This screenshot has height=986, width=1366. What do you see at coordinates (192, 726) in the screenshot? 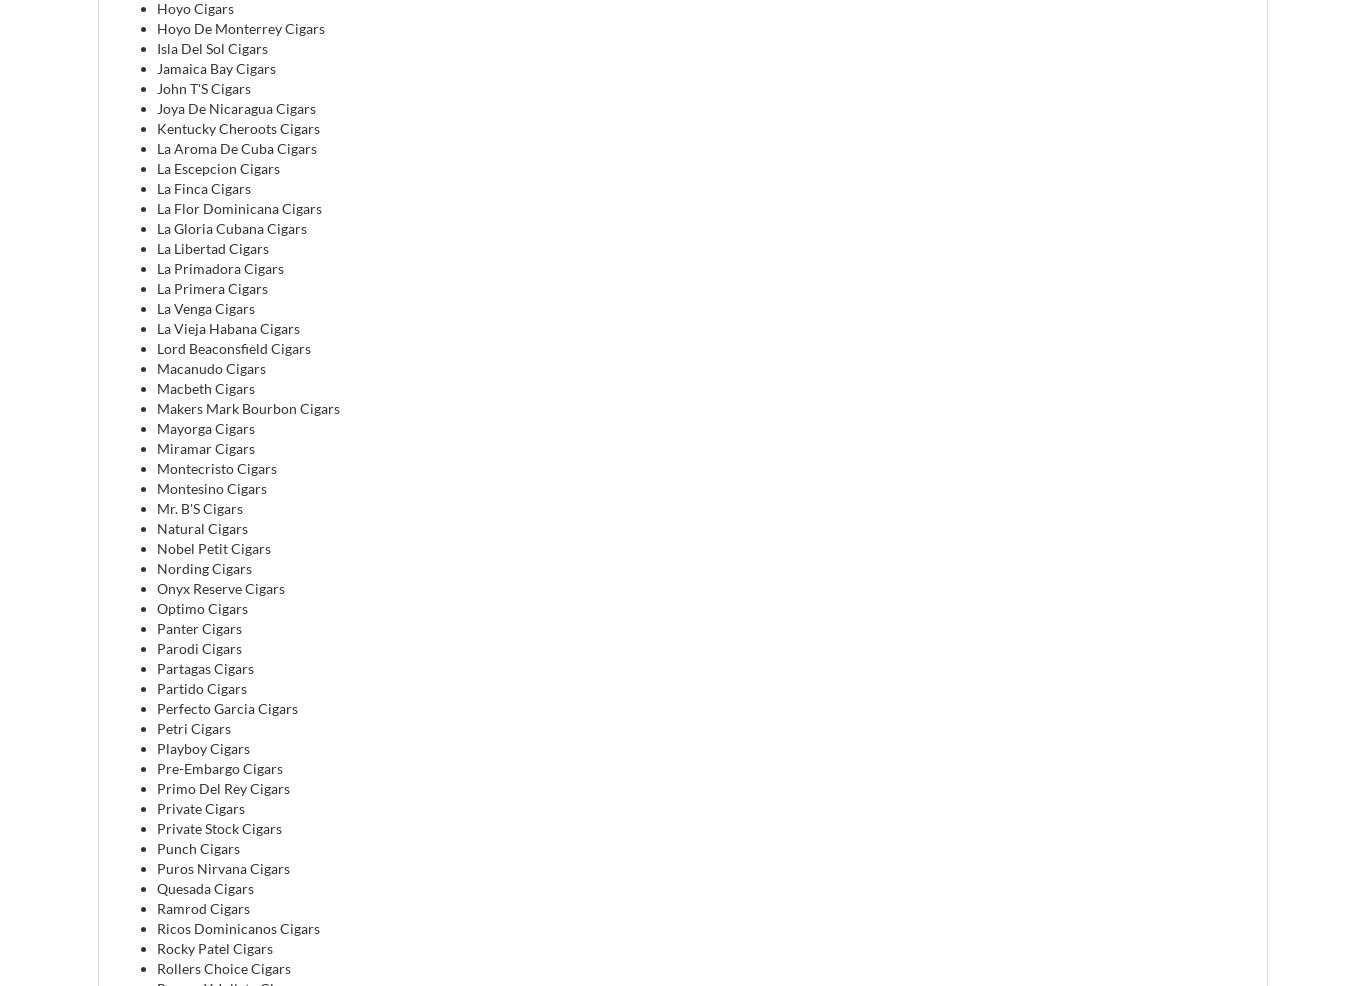
I see `'Petri Cigars'` at bounding box center [192, 726].